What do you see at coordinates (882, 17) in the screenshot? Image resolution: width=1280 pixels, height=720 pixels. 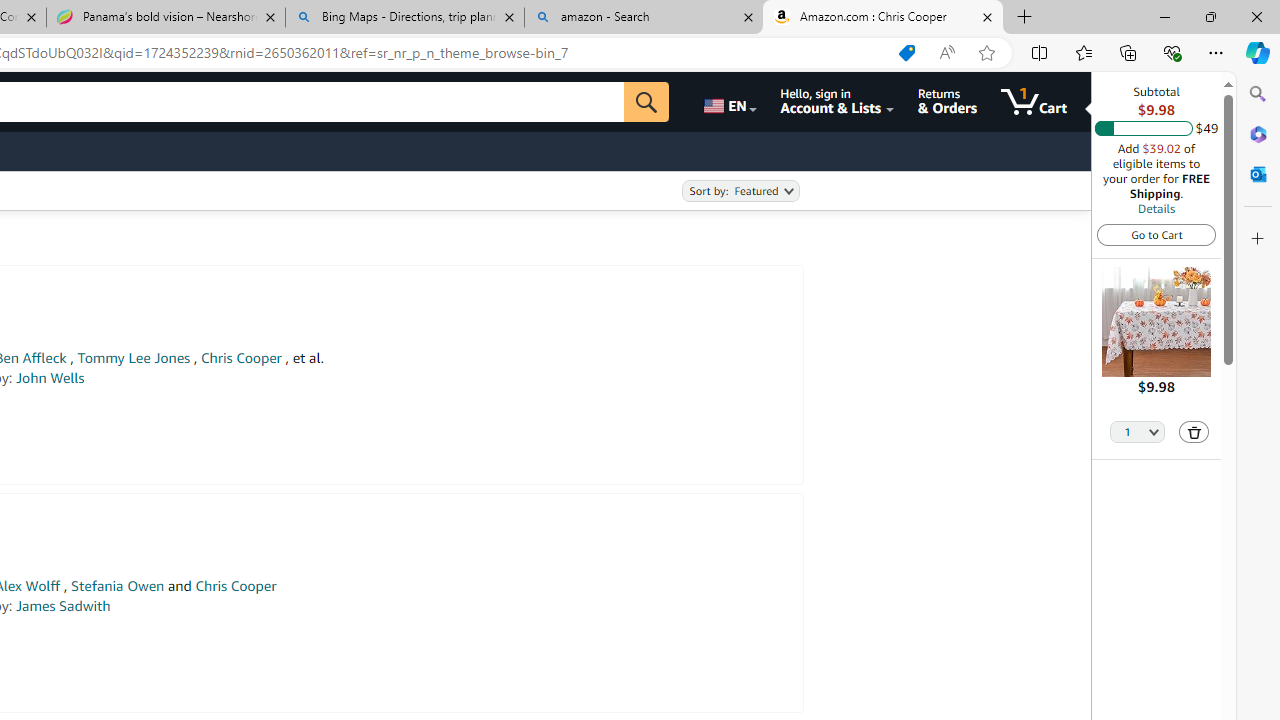 I see `'Amazon.com : Chris Cooper'` at bounding box center [882, 17].